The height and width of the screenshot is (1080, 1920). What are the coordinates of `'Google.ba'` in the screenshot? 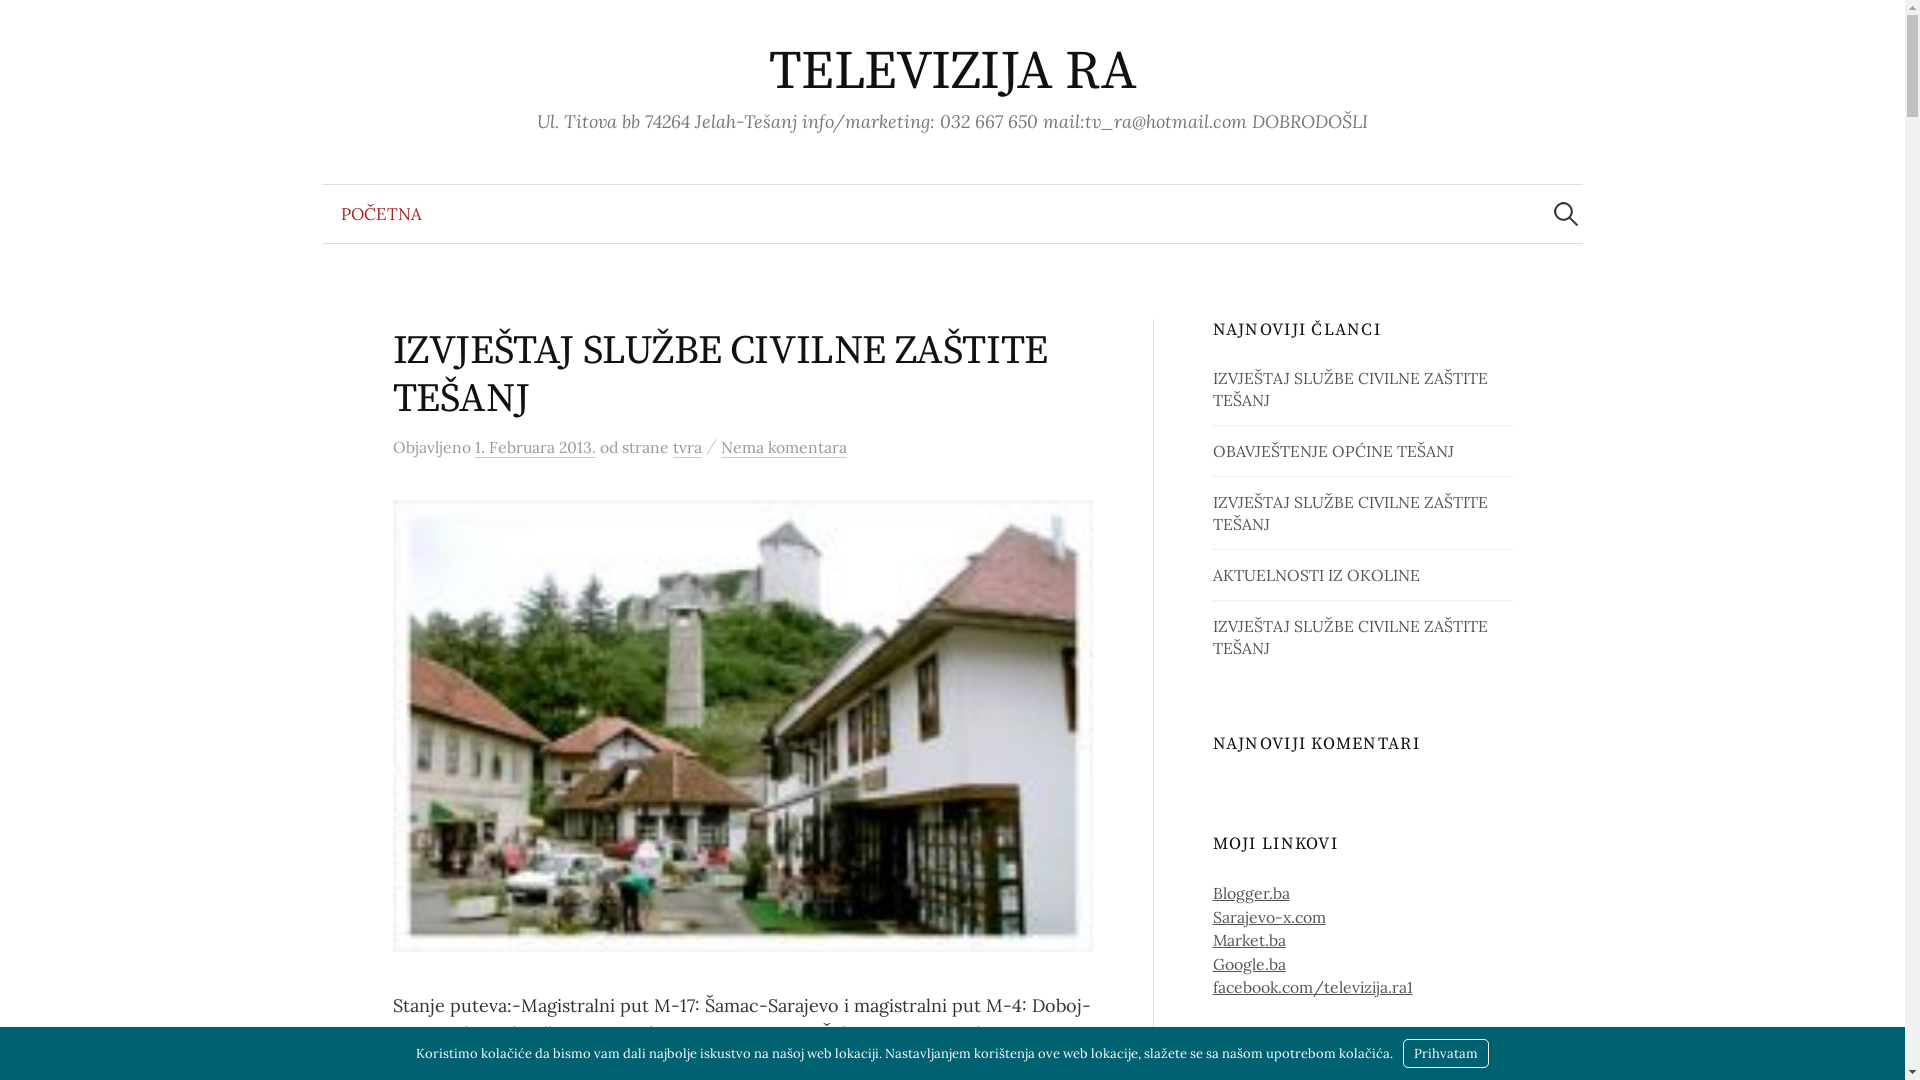 It's located at (1248, 963).